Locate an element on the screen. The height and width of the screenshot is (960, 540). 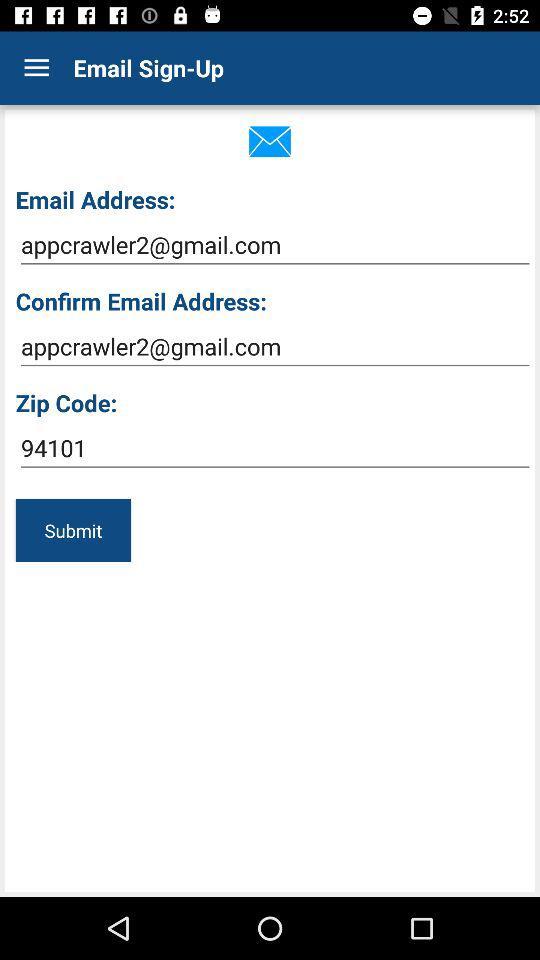
the submit icon is located at coordinates (72, 529).